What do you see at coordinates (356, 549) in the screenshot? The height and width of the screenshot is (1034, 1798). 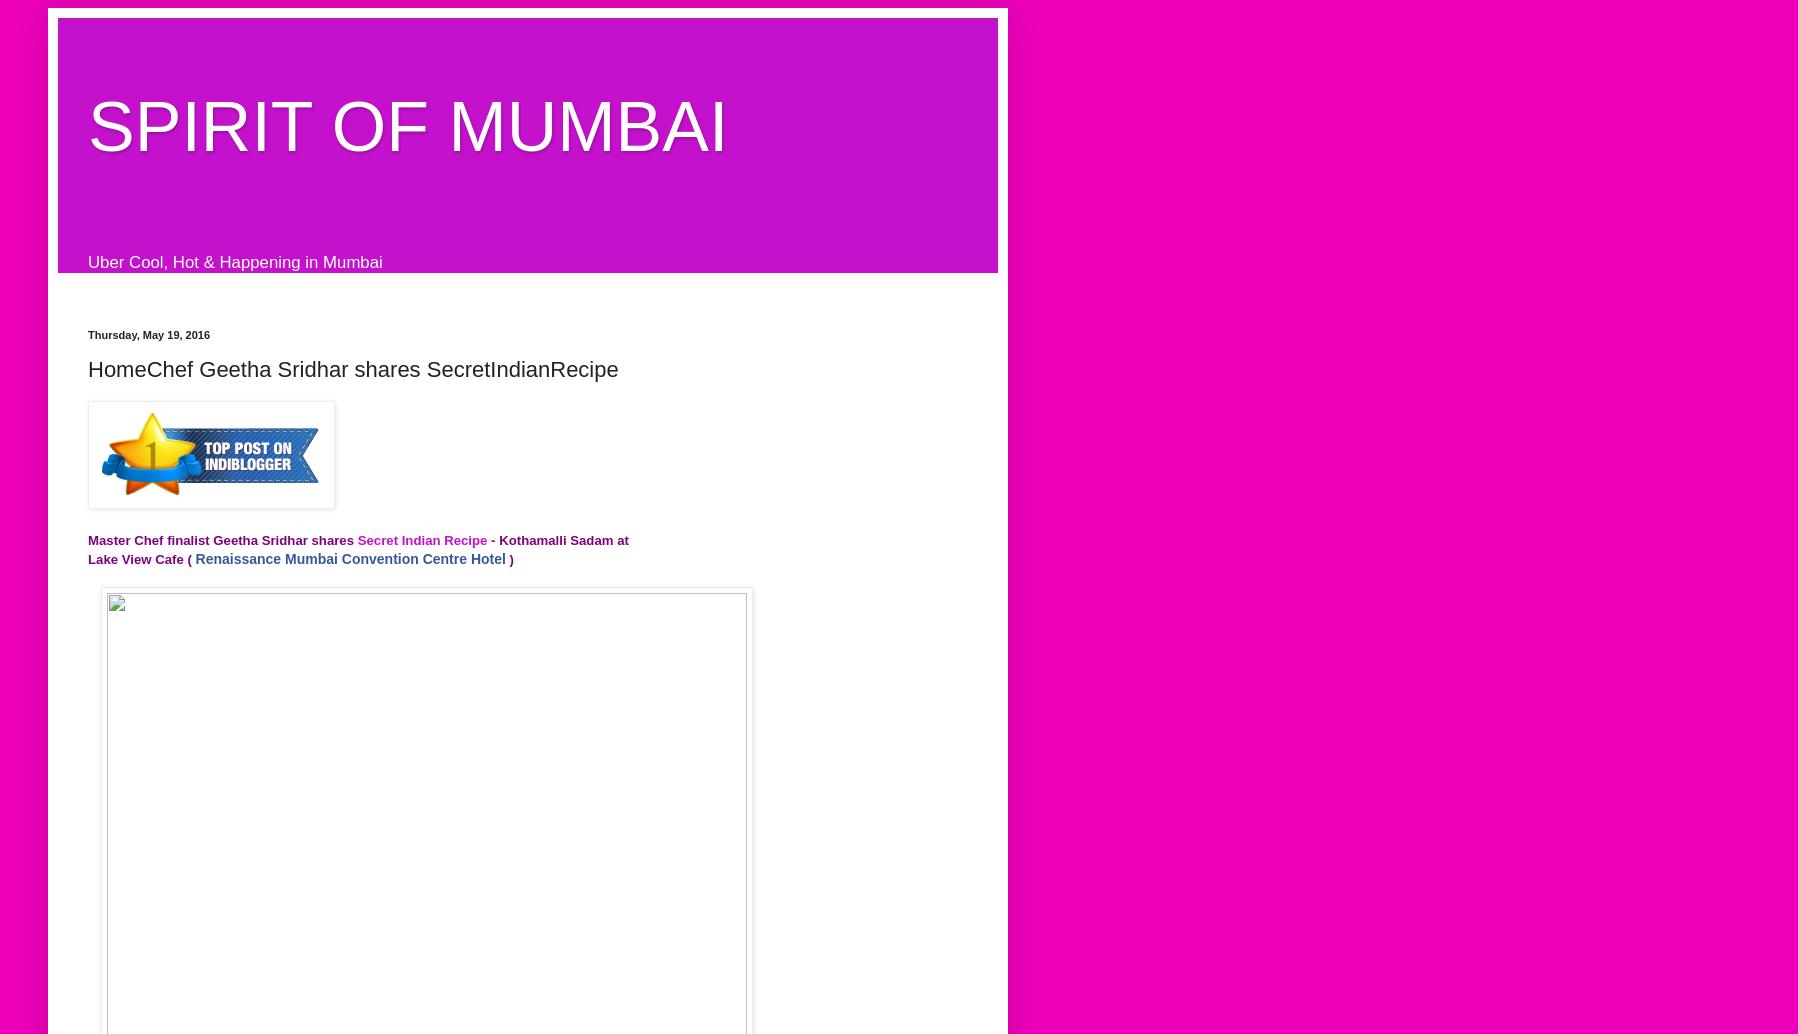 I see `'at Lake View Cafe ('` at bounding box center [356, 549].